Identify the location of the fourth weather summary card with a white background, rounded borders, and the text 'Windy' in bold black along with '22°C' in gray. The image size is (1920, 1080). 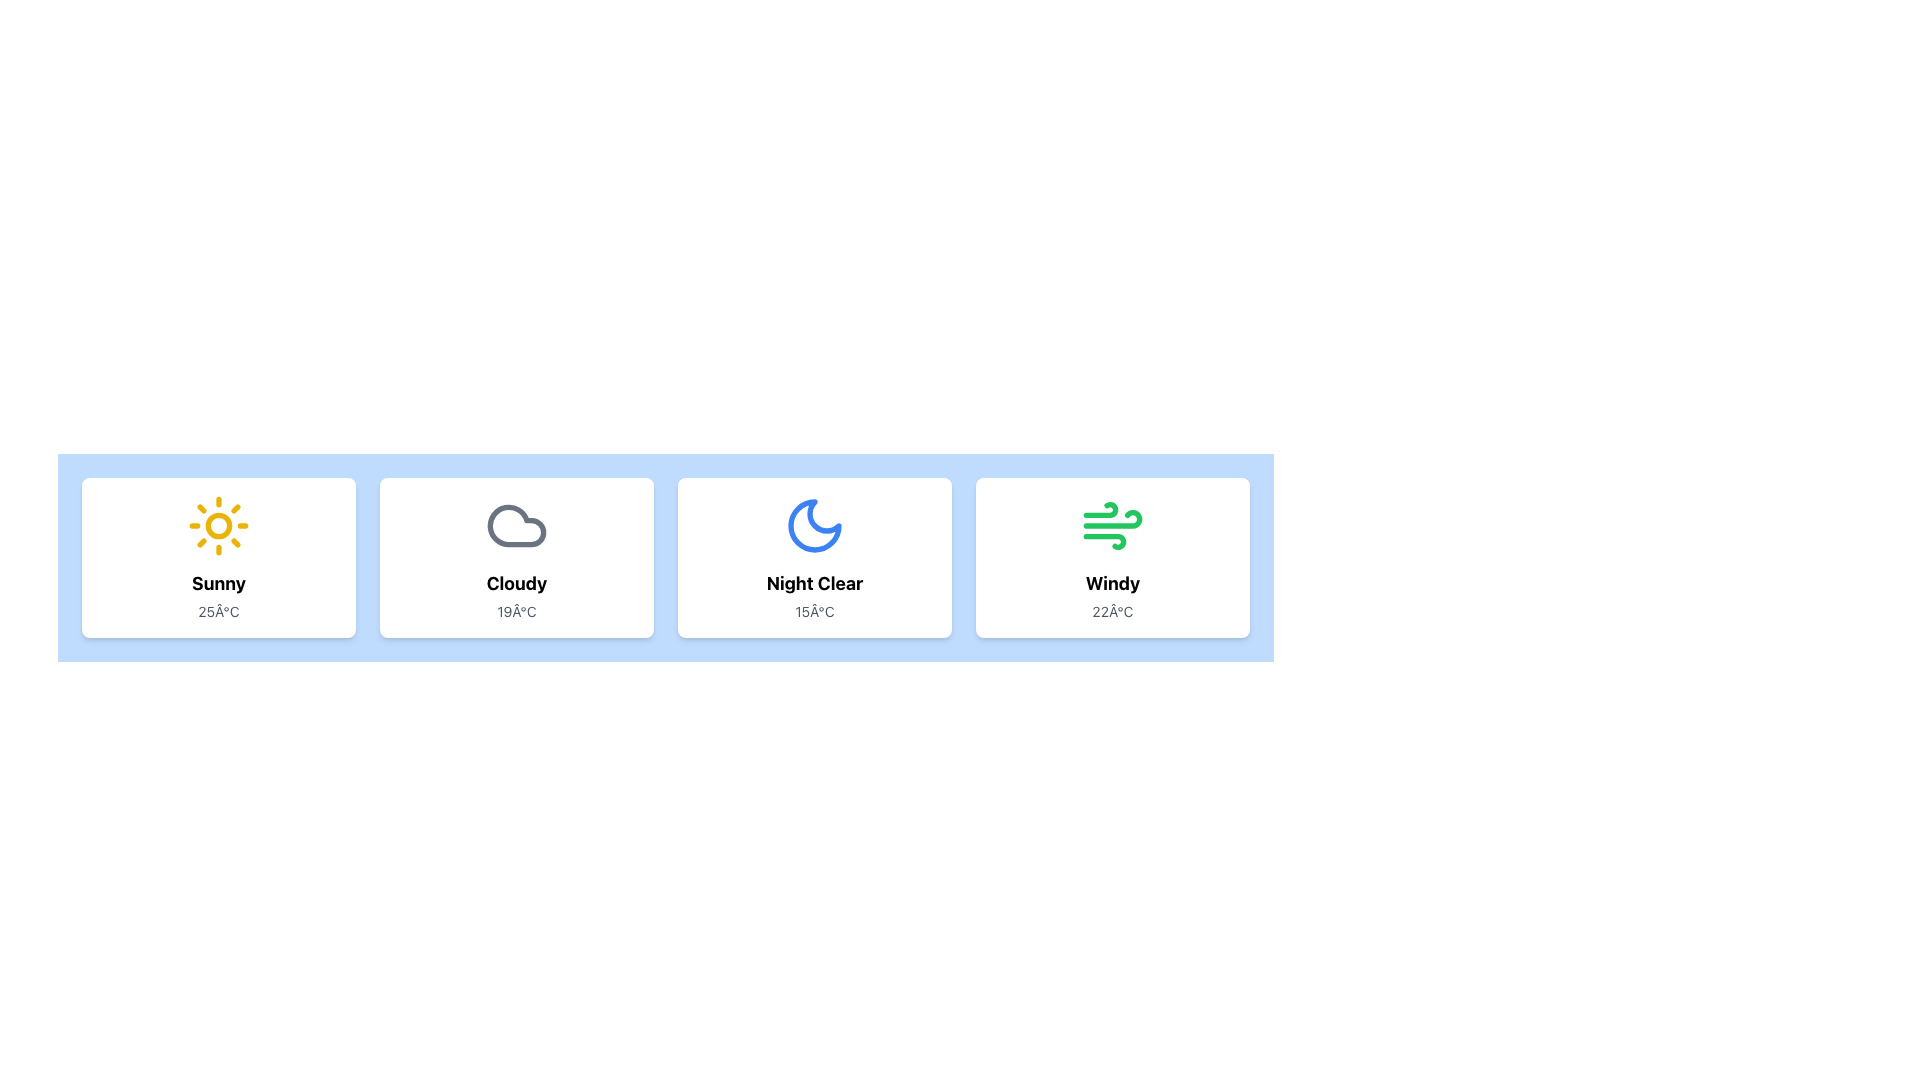
(1112, 558).